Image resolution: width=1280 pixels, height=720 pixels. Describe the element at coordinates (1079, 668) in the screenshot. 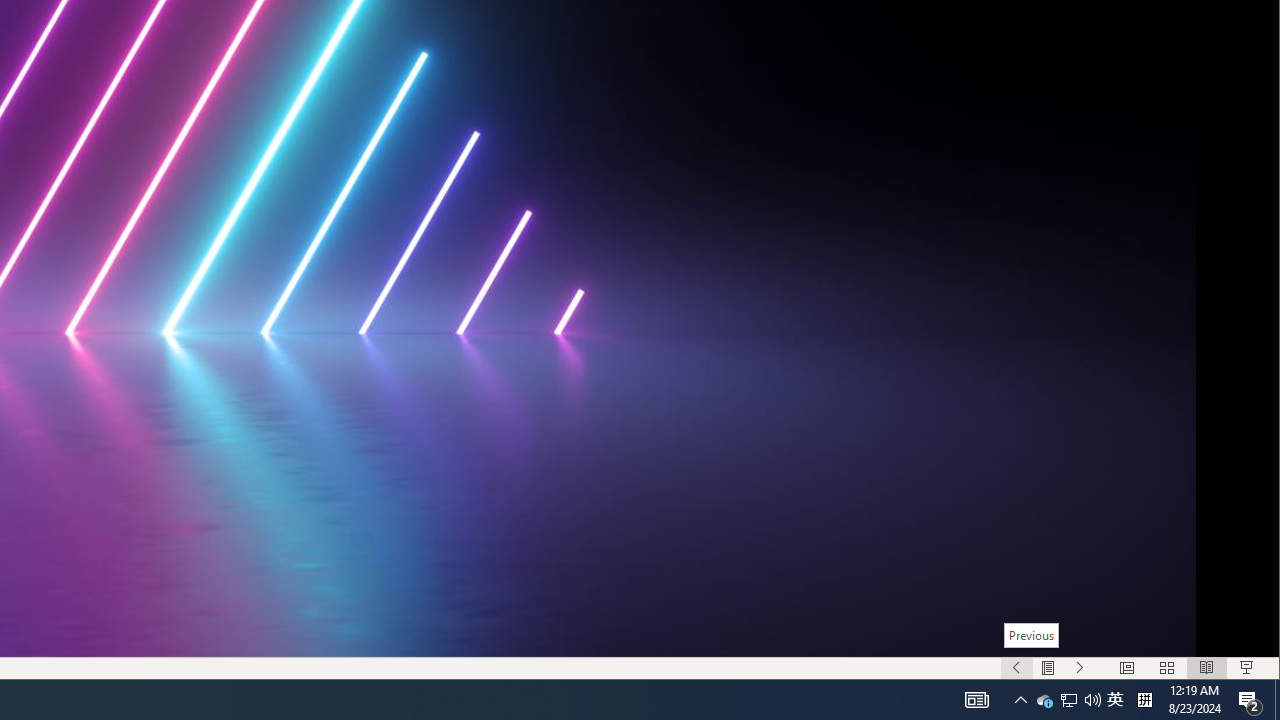

I see `'Slide Show Next On'` at that location.